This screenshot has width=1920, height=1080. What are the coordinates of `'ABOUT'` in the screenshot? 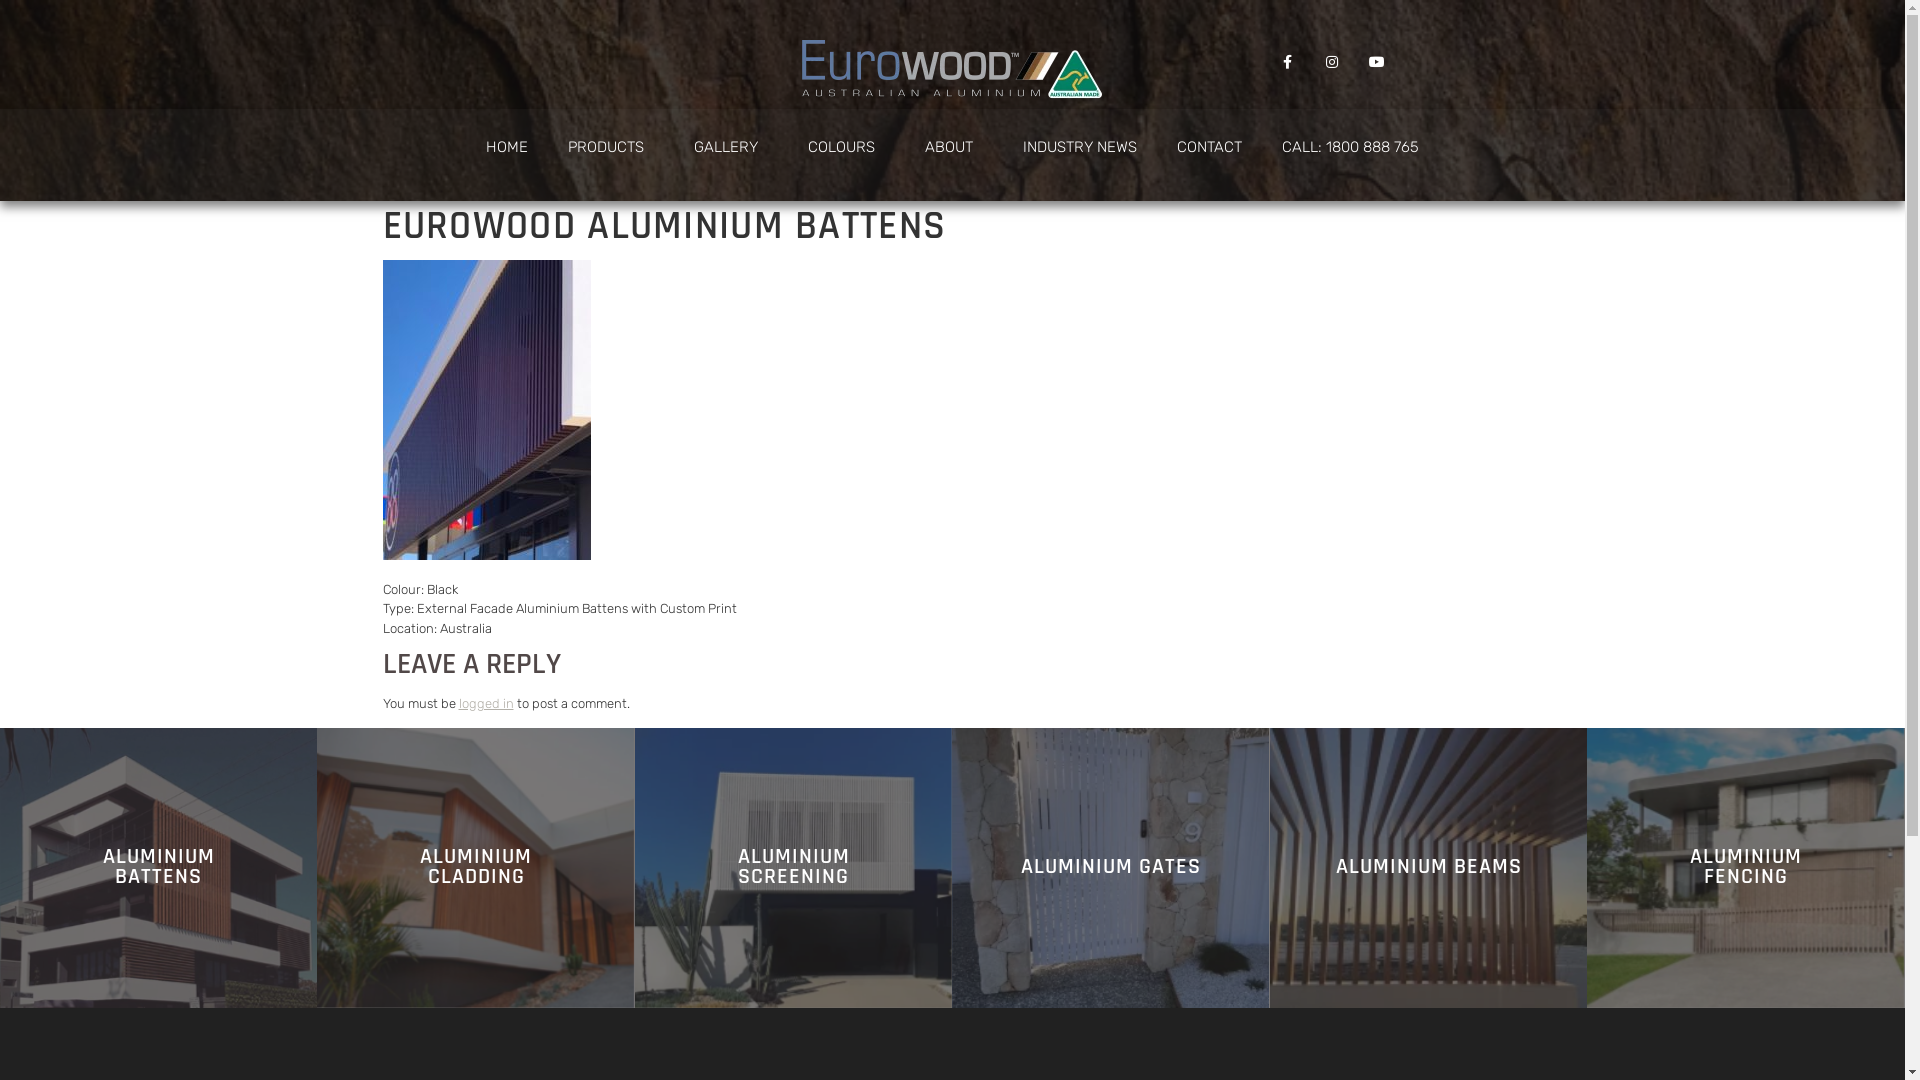 It's located at (904, 145).